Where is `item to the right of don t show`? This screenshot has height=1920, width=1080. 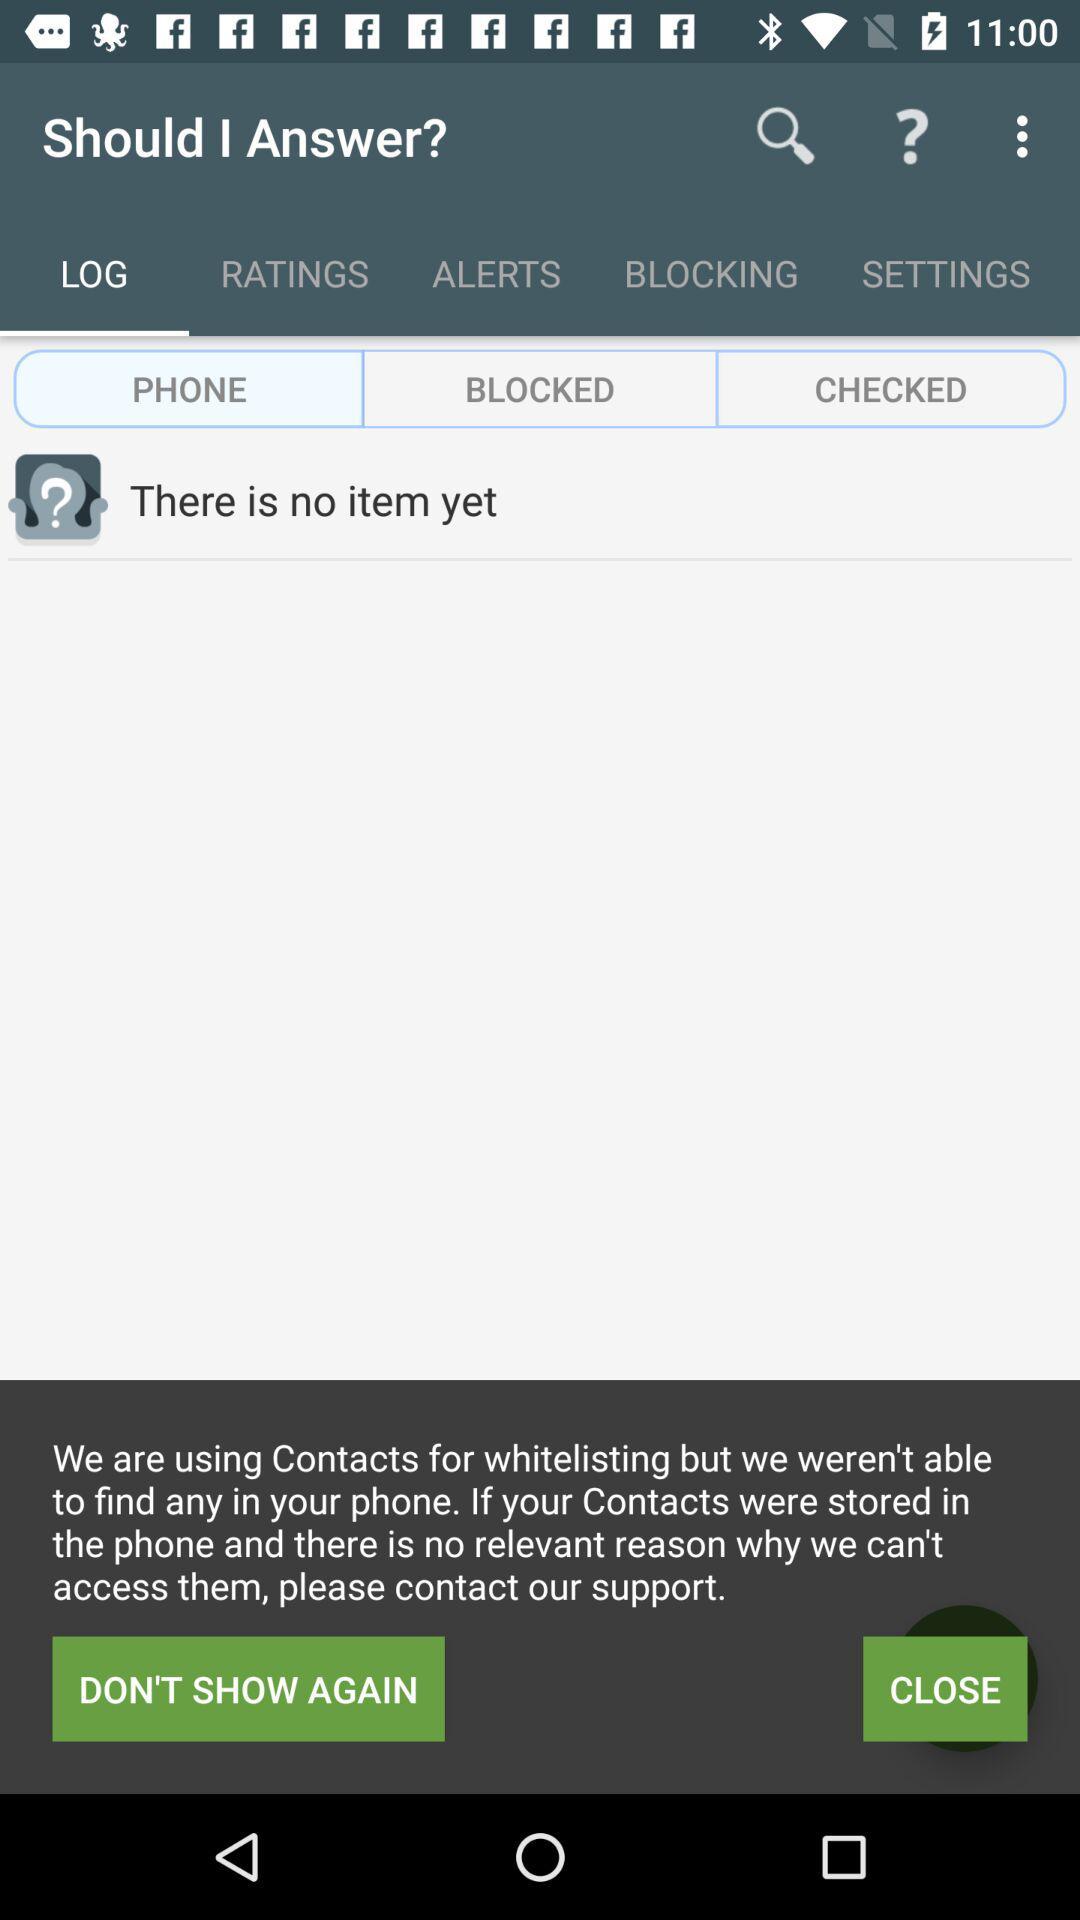 item to the right of don t show is located at coordinates (963, 1678).